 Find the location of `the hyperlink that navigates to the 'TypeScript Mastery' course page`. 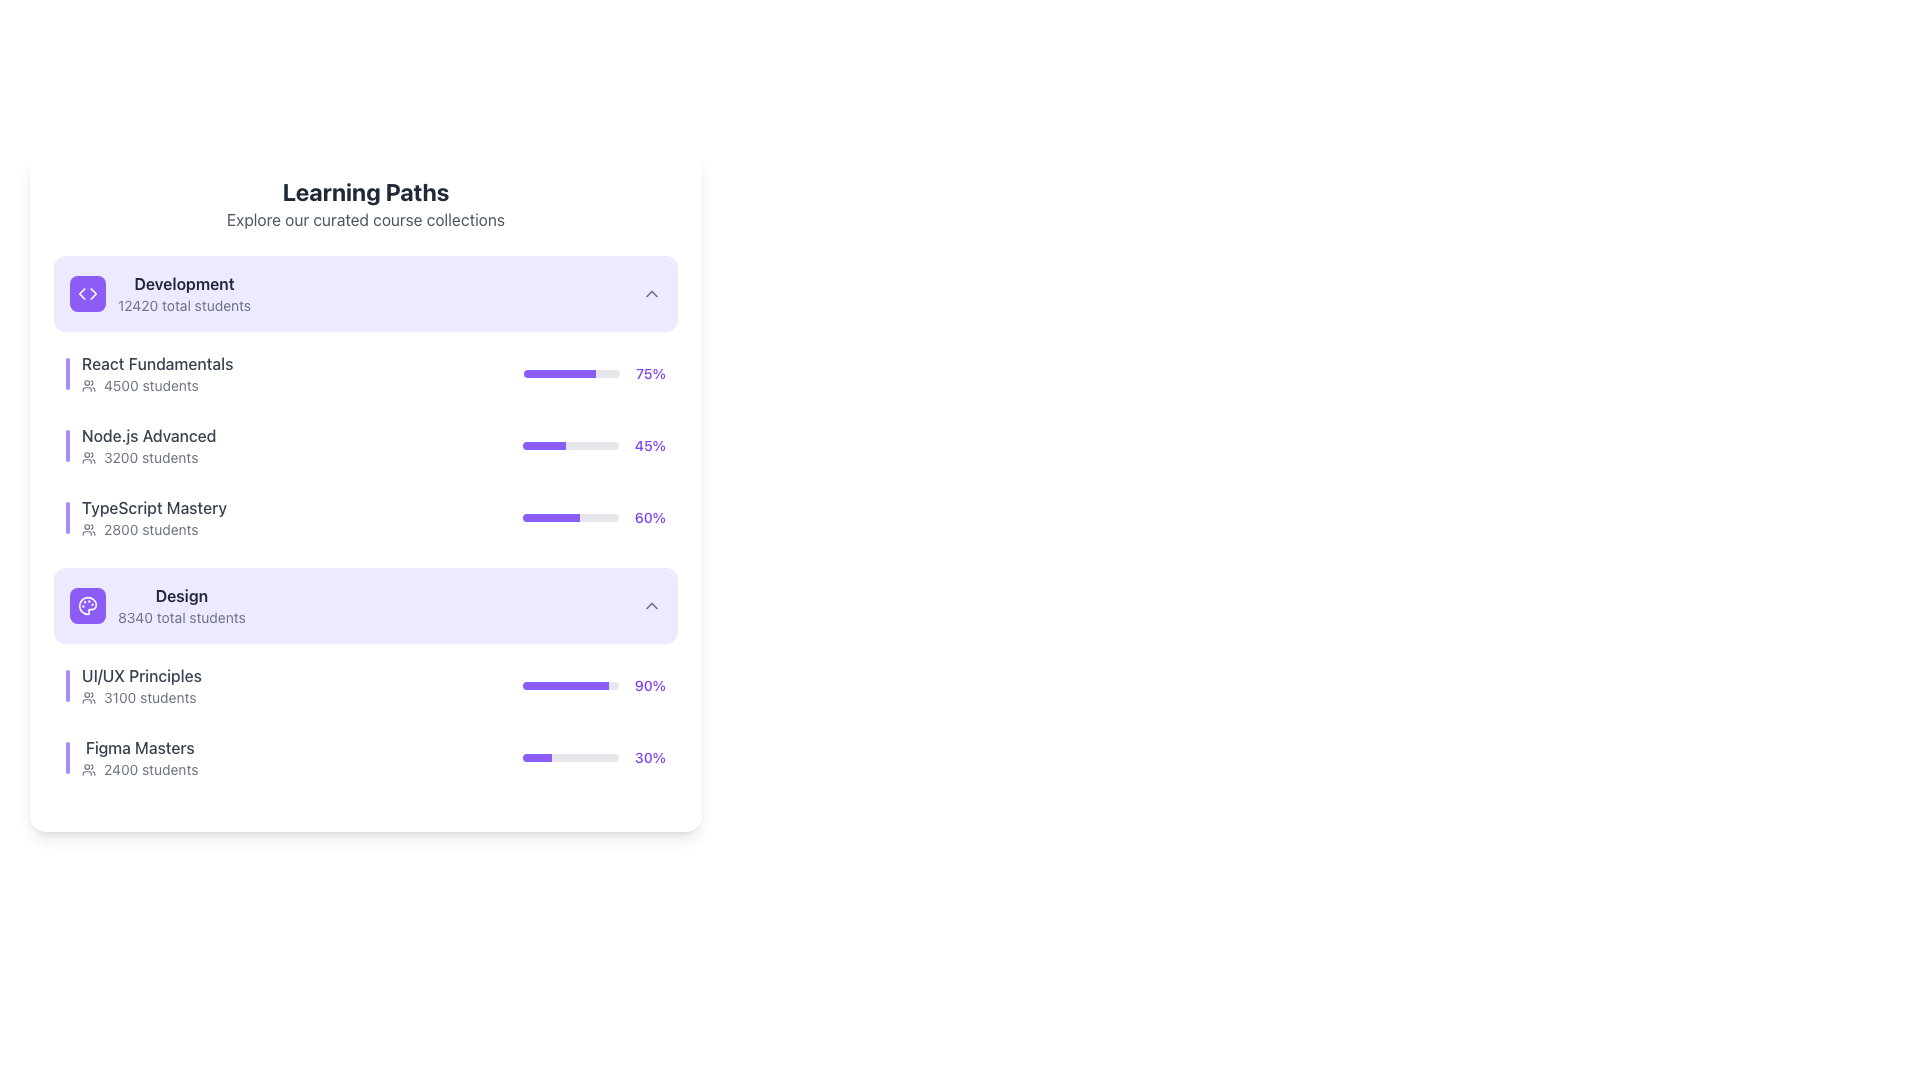

the hyperlink that navigates to the 'TypeScript Mastery' course page is located at coordinates (153, 507).